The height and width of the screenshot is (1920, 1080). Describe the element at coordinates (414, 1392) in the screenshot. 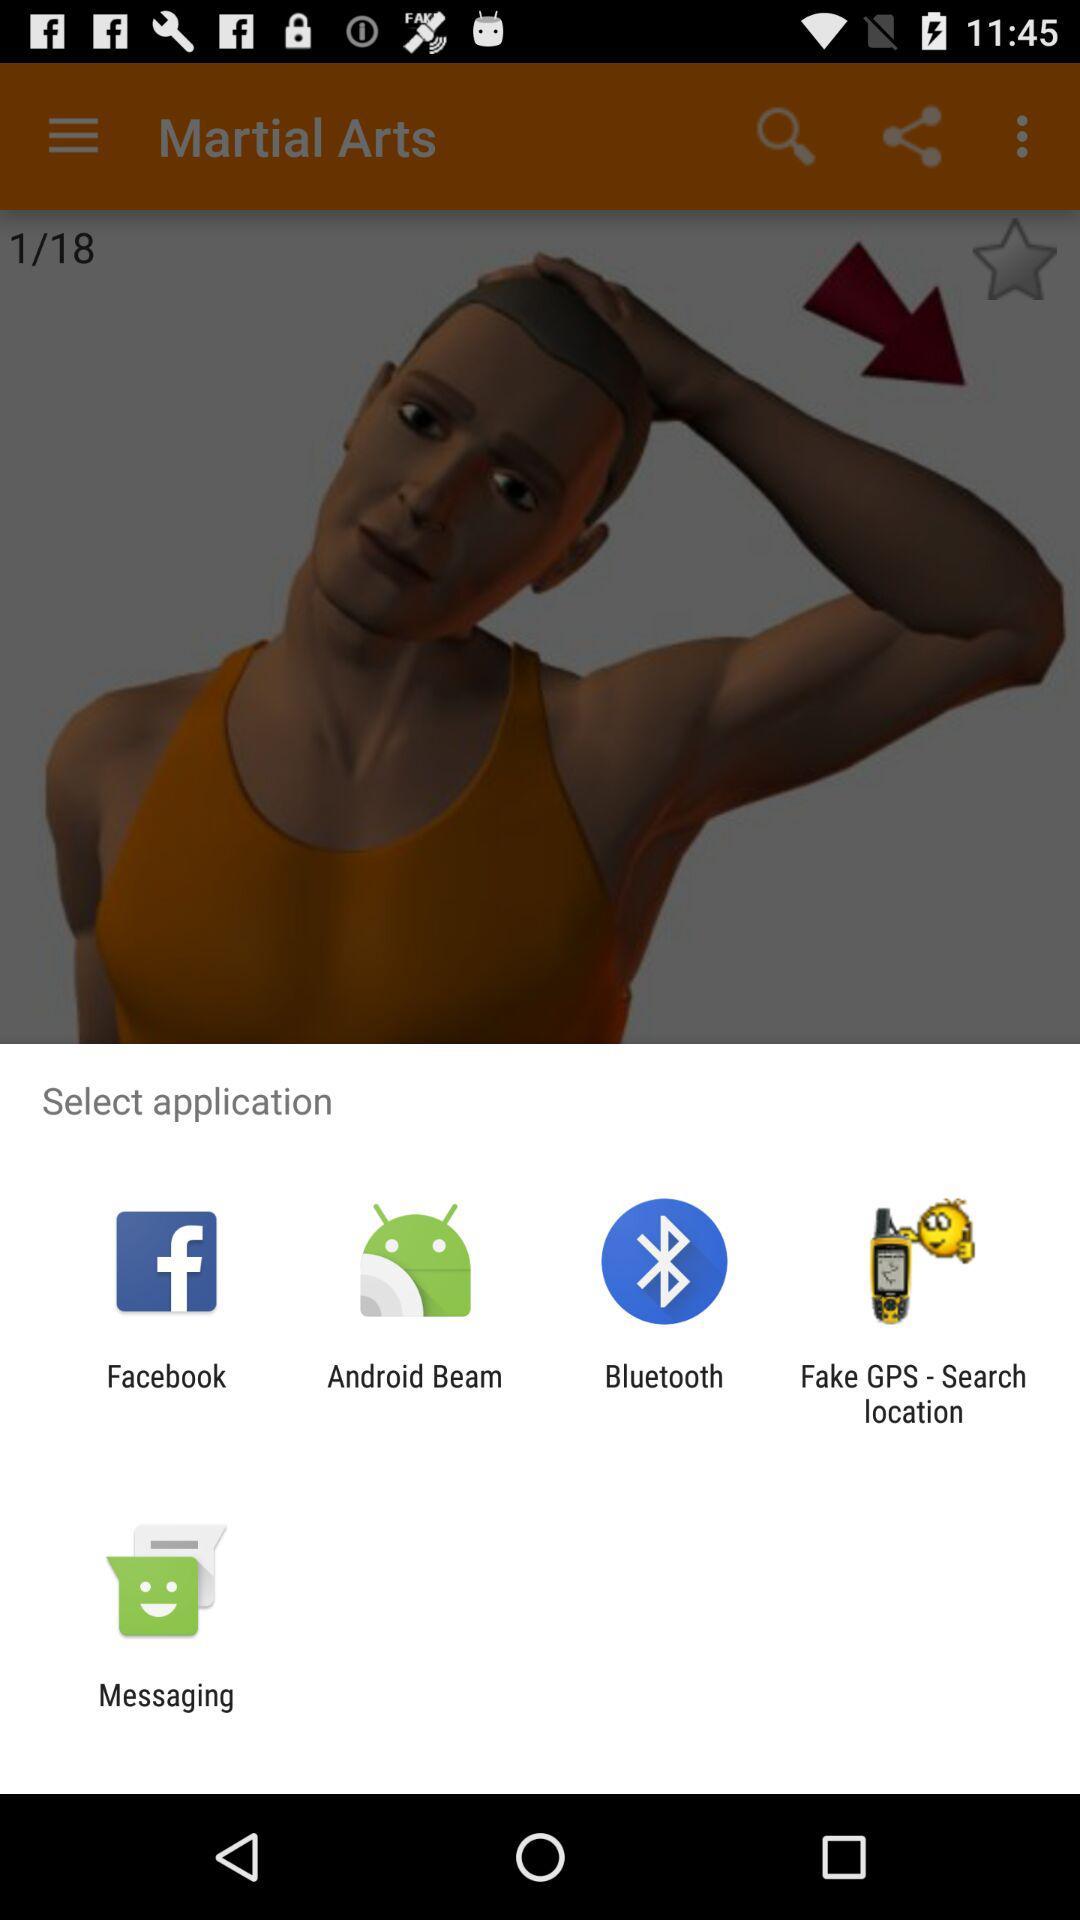

I see `item to the left of bluetooth app` at that location.